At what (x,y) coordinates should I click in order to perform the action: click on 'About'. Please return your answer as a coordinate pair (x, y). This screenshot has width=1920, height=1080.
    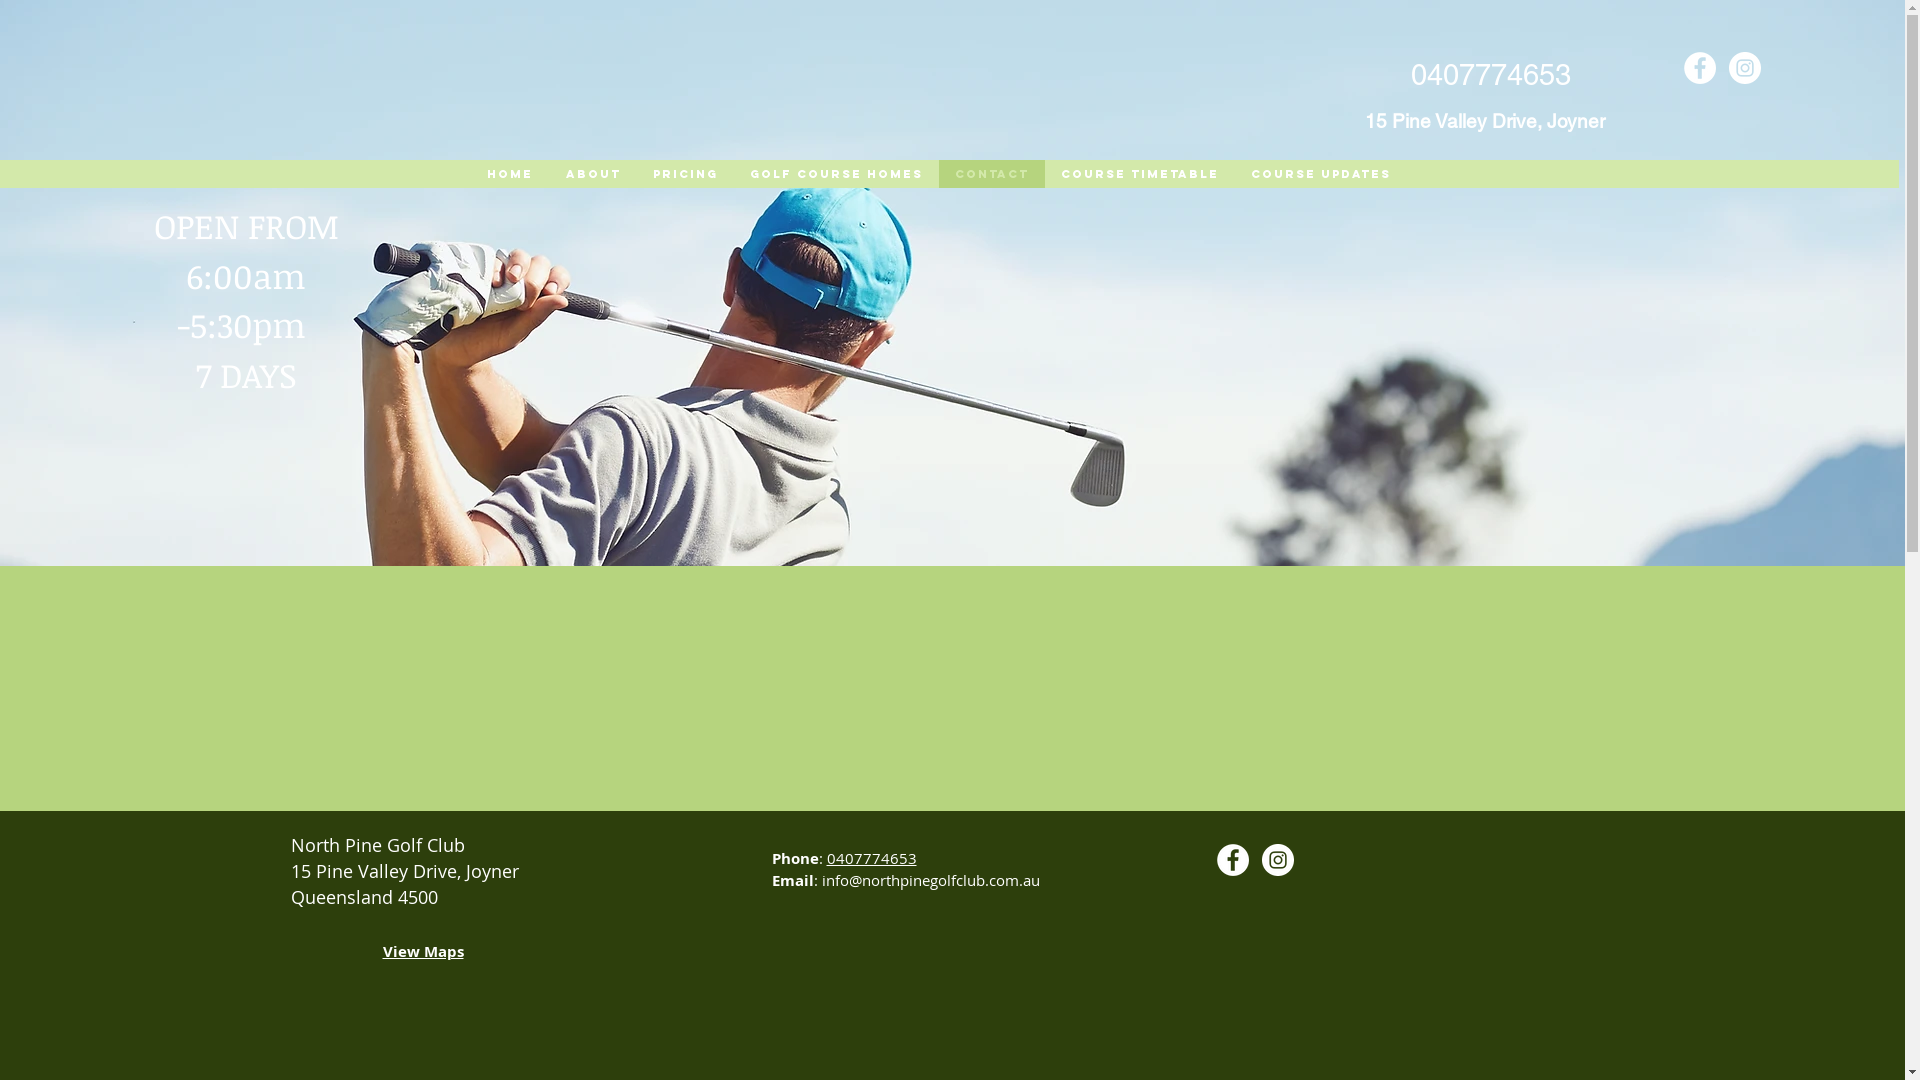
    Looking at the image, I should click on (547, 172).